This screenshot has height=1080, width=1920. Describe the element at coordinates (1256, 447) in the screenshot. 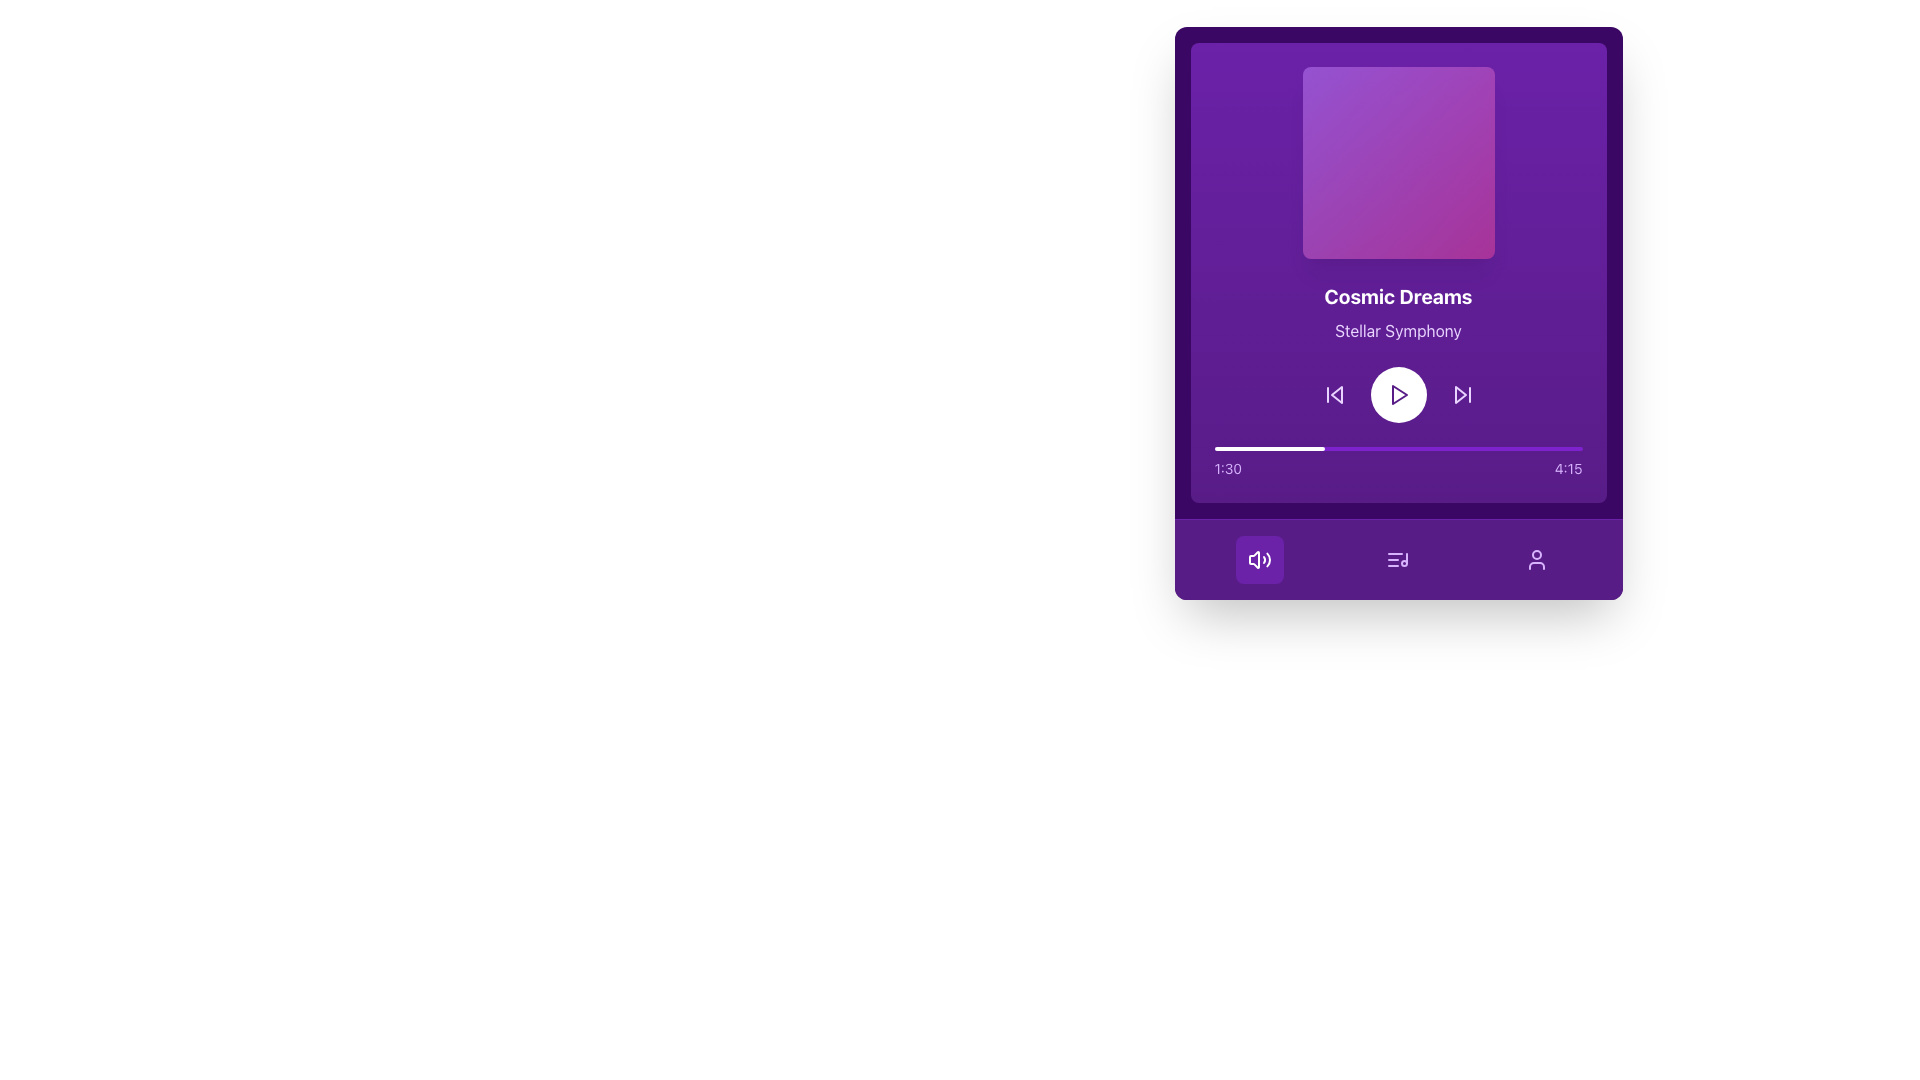

I see `the slider position` at that location.